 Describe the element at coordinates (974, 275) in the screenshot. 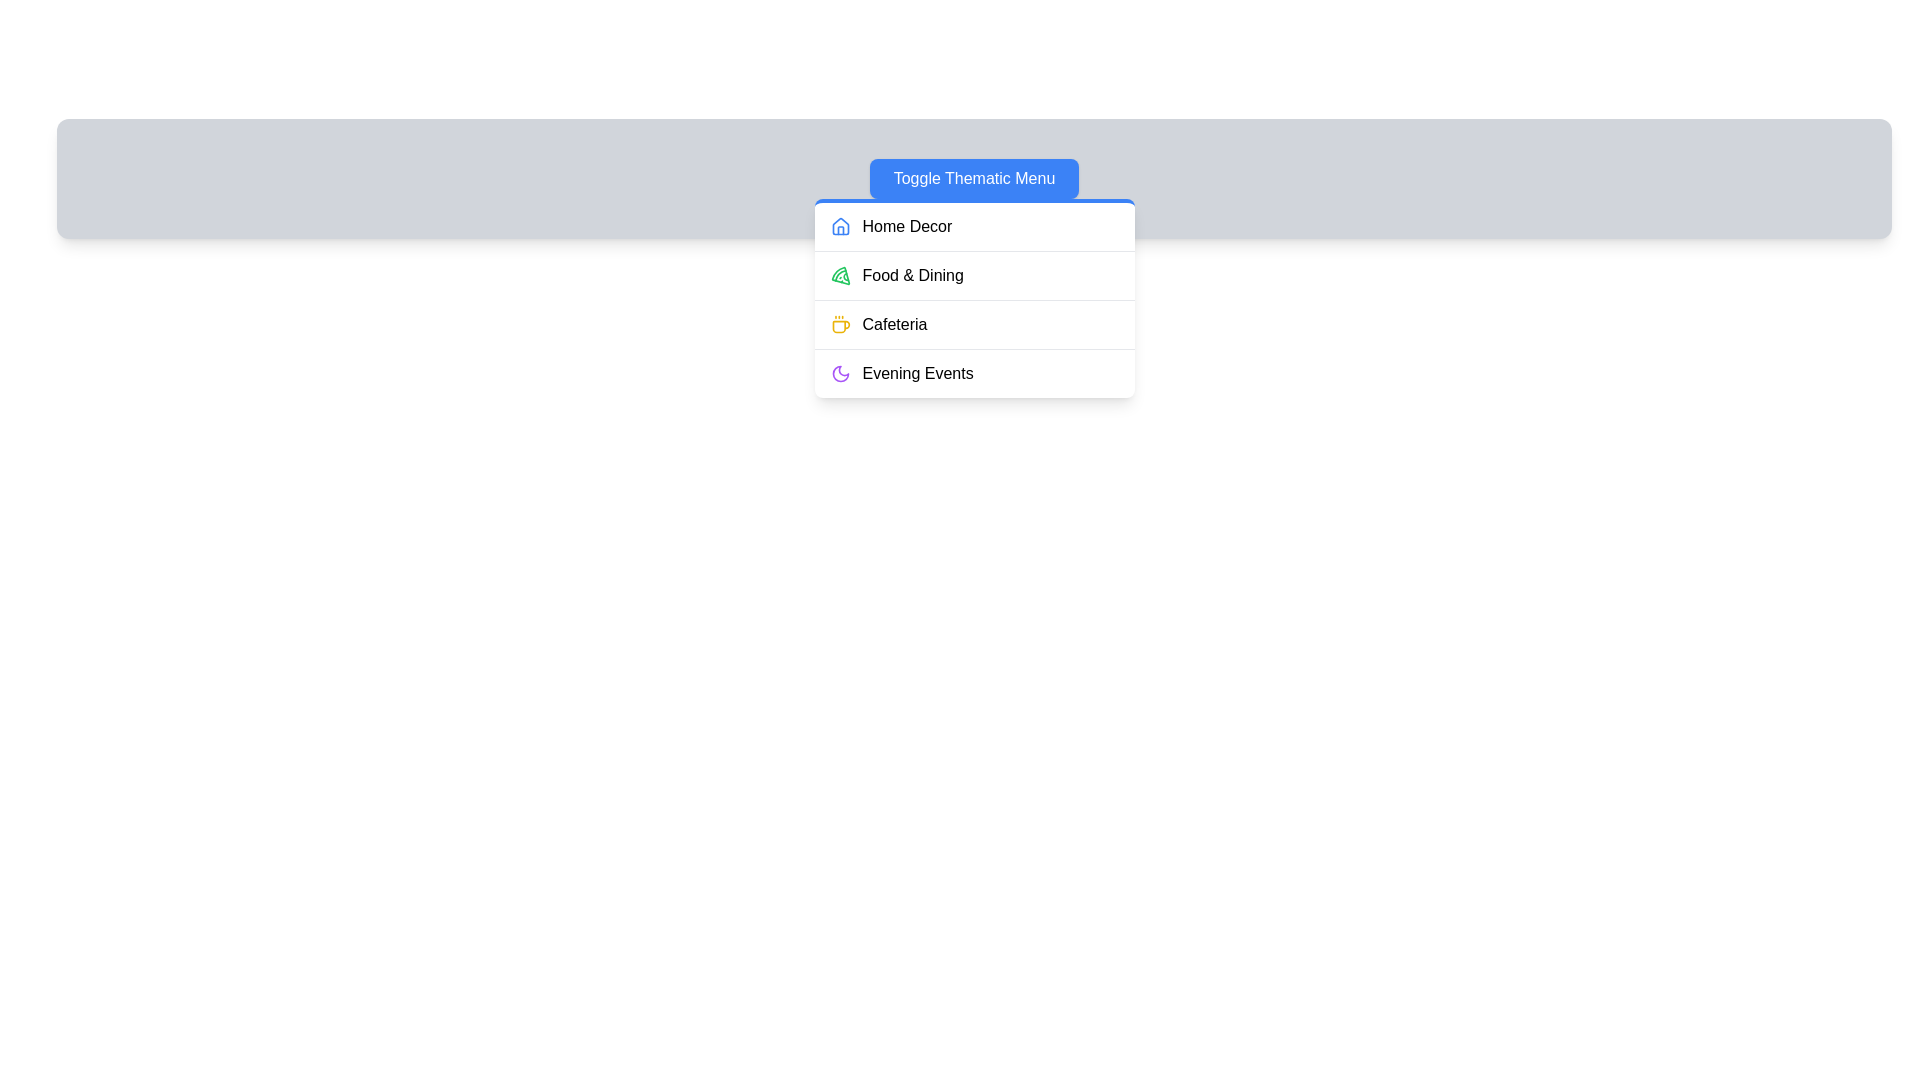

I see `the menu item Food & Dining by clicking on it` at that location.